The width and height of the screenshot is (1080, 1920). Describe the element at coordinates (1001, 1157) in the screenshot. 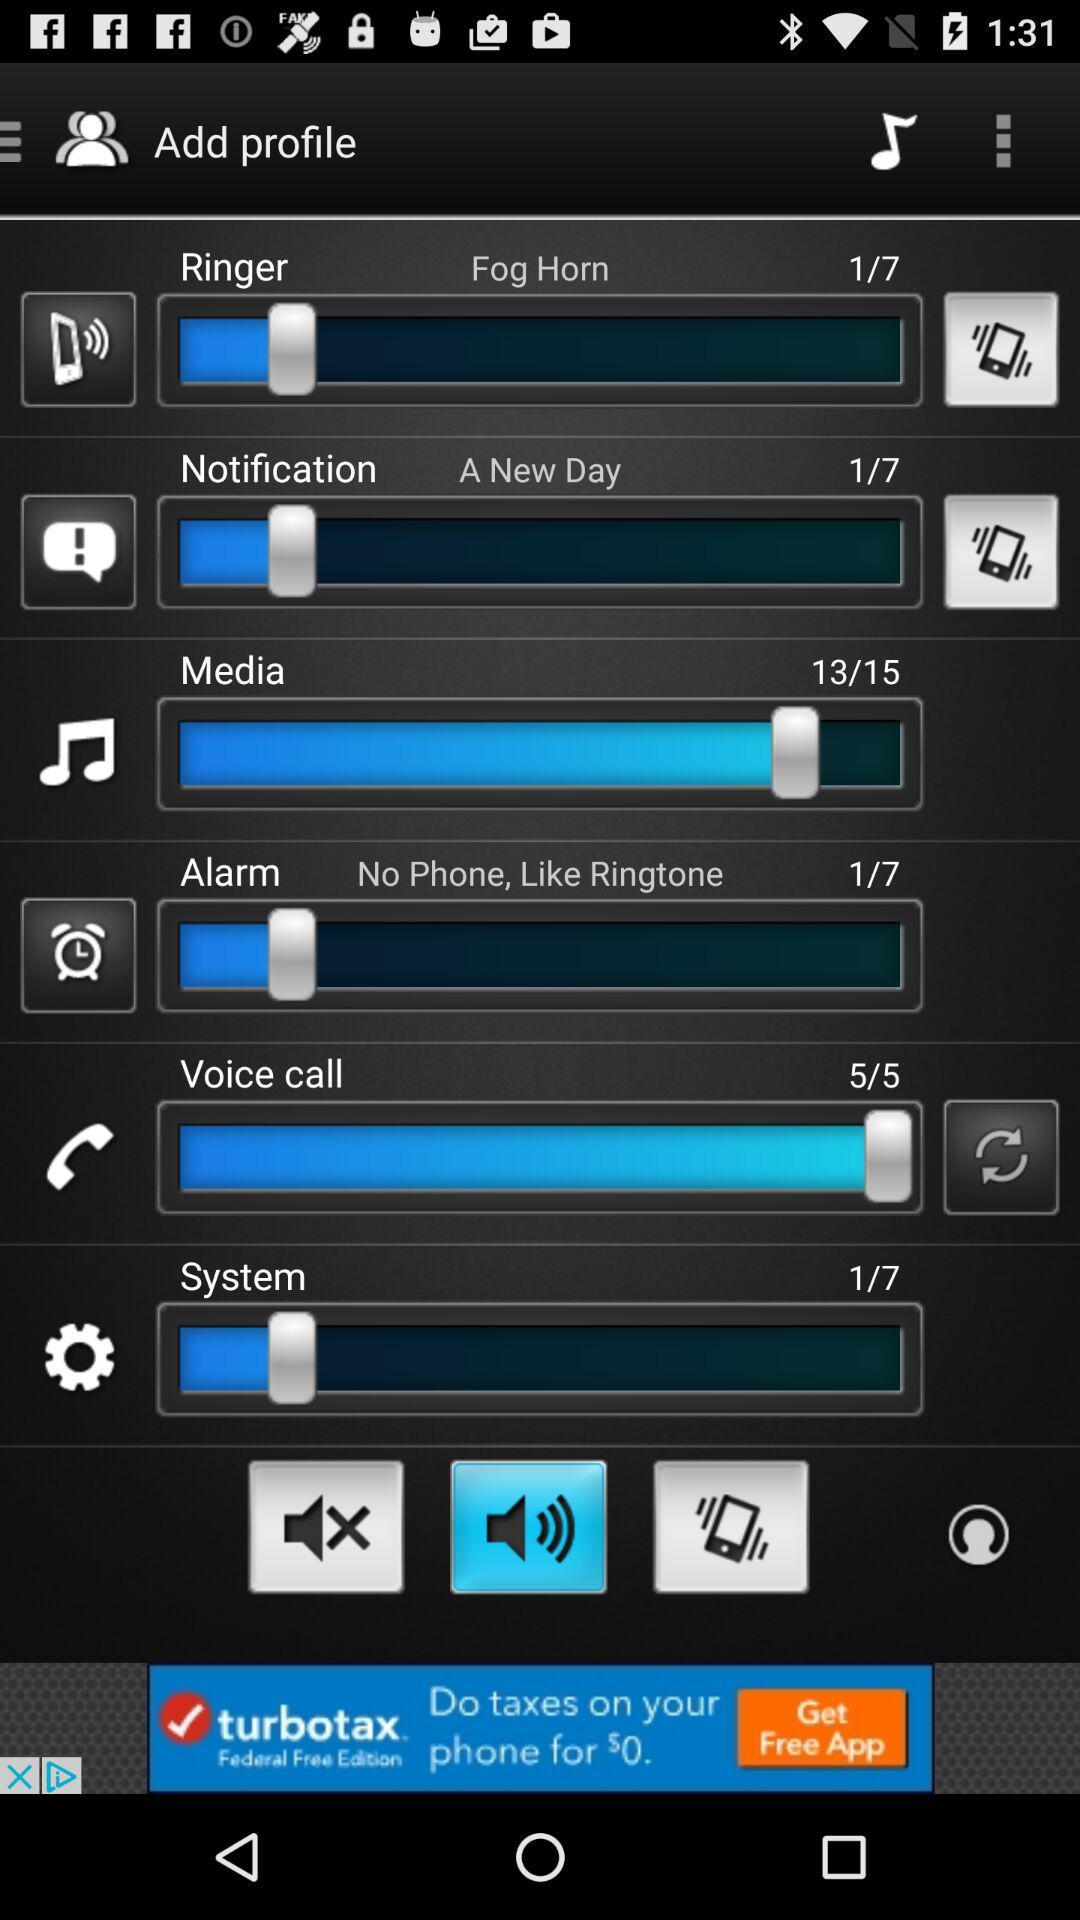

I see `the symbol which is to the right of slide bar in the voice call` at that location.